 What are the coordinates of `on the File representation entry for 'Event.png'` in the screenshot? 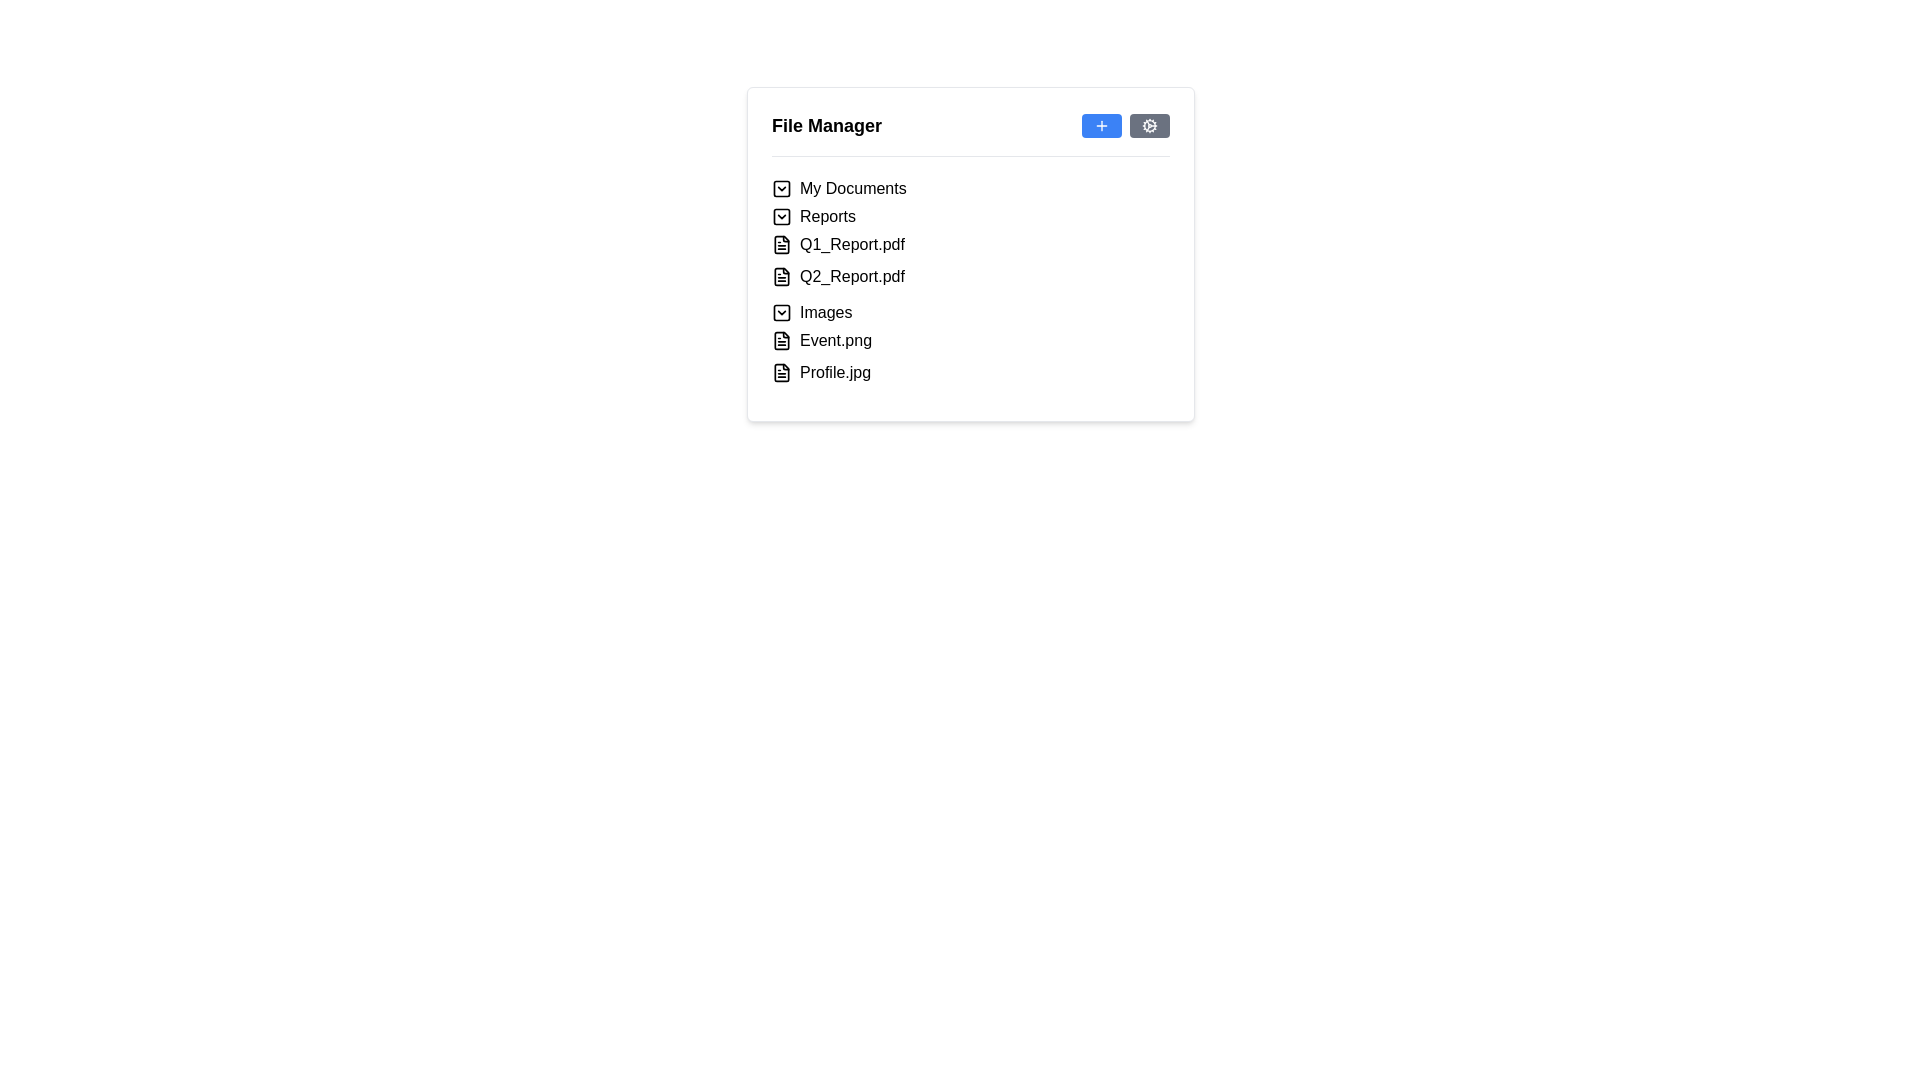 It's located at (970, 339).